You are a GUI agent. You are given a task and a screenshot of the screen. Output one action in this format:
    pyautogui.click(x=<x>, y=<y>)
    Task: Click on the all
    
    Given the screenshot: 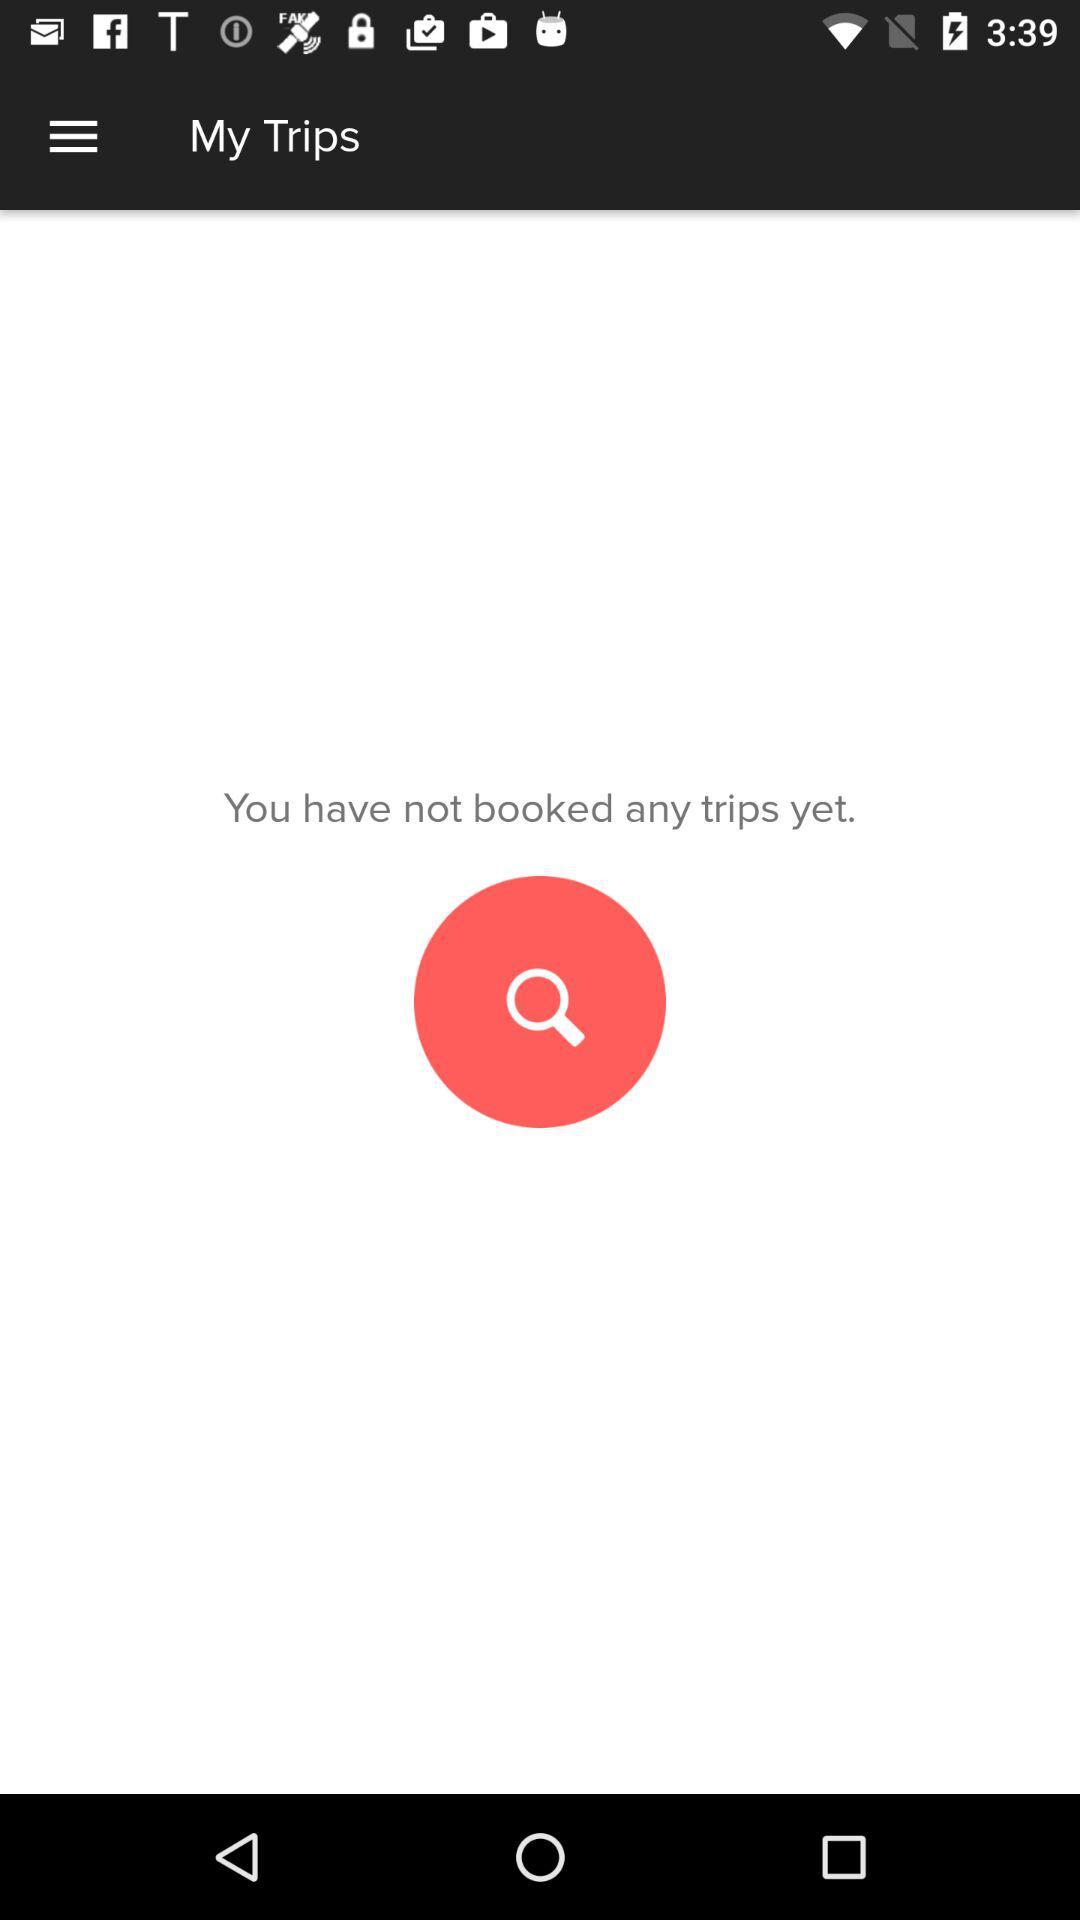 What is the action you would take?
    pyautogui.click(x=72, y=135)
    